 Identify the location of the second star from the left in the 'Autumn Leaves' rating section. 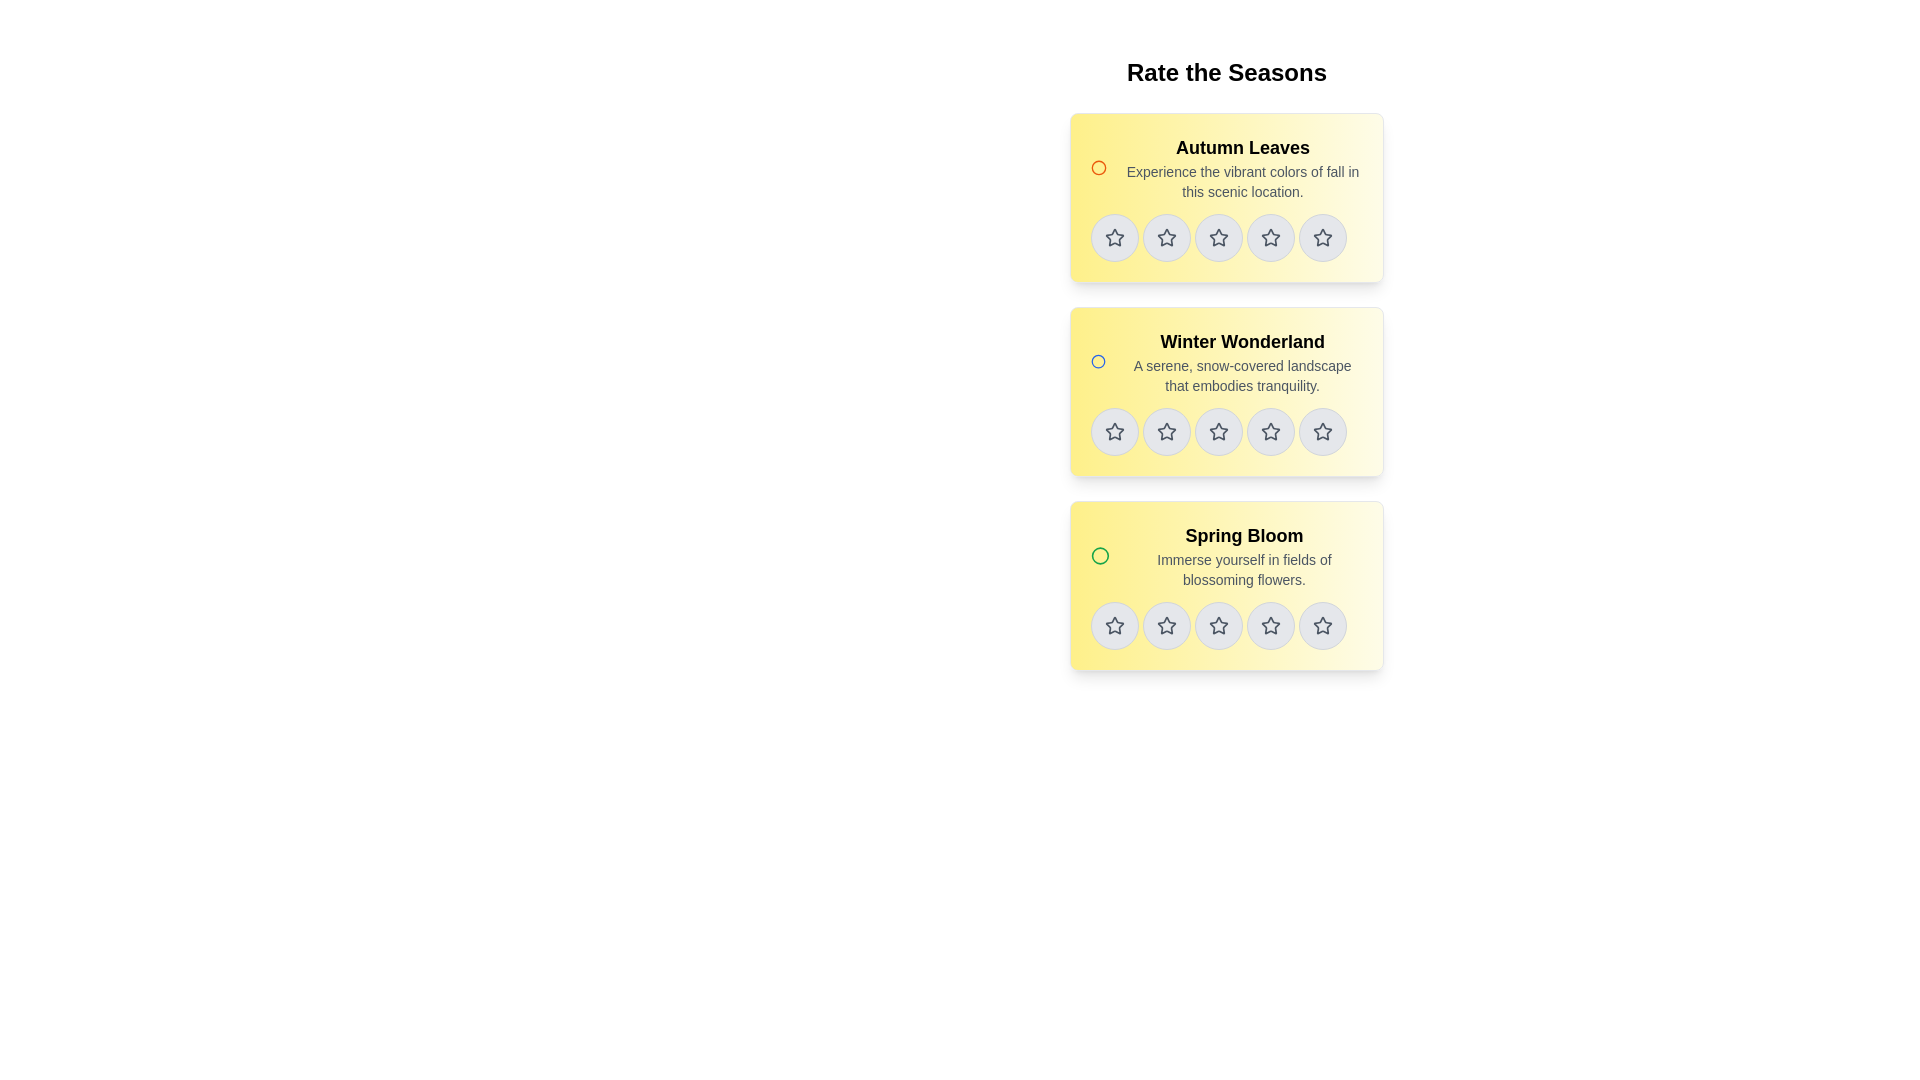
(1218, 236).